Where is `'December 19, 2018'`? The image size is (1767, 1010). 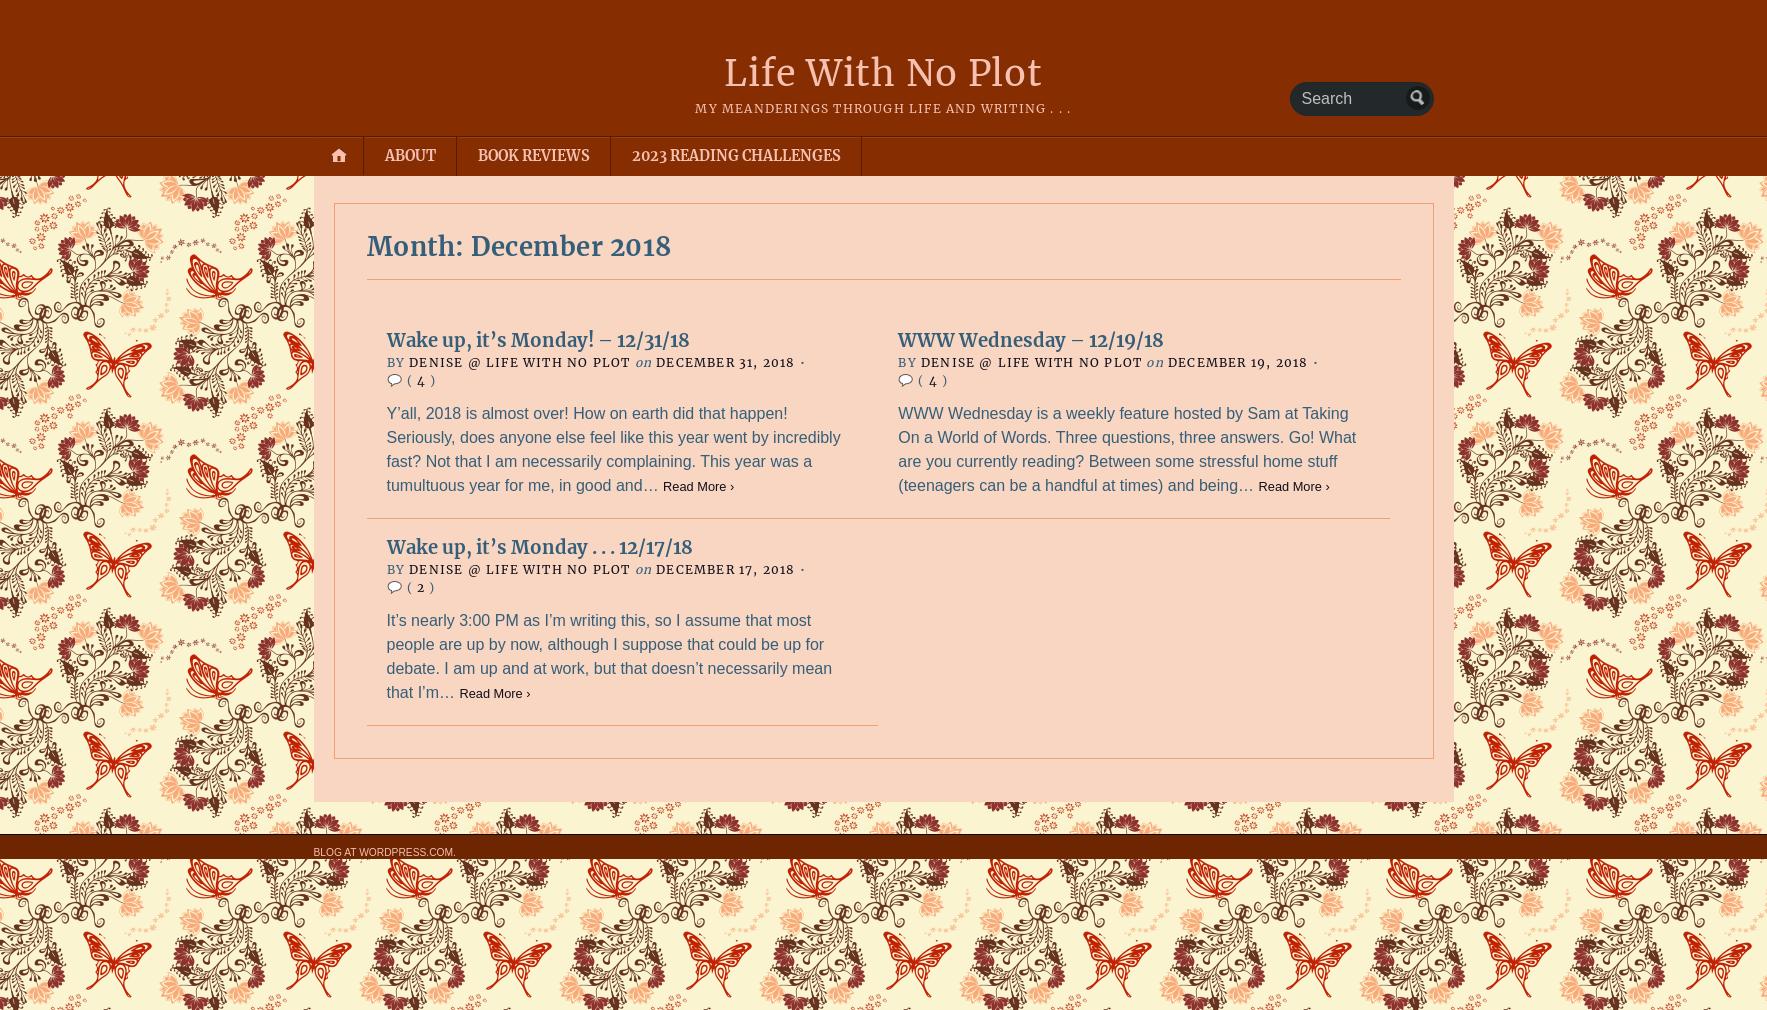
'December 19, 2018' is located at coordinates (1166, 361).